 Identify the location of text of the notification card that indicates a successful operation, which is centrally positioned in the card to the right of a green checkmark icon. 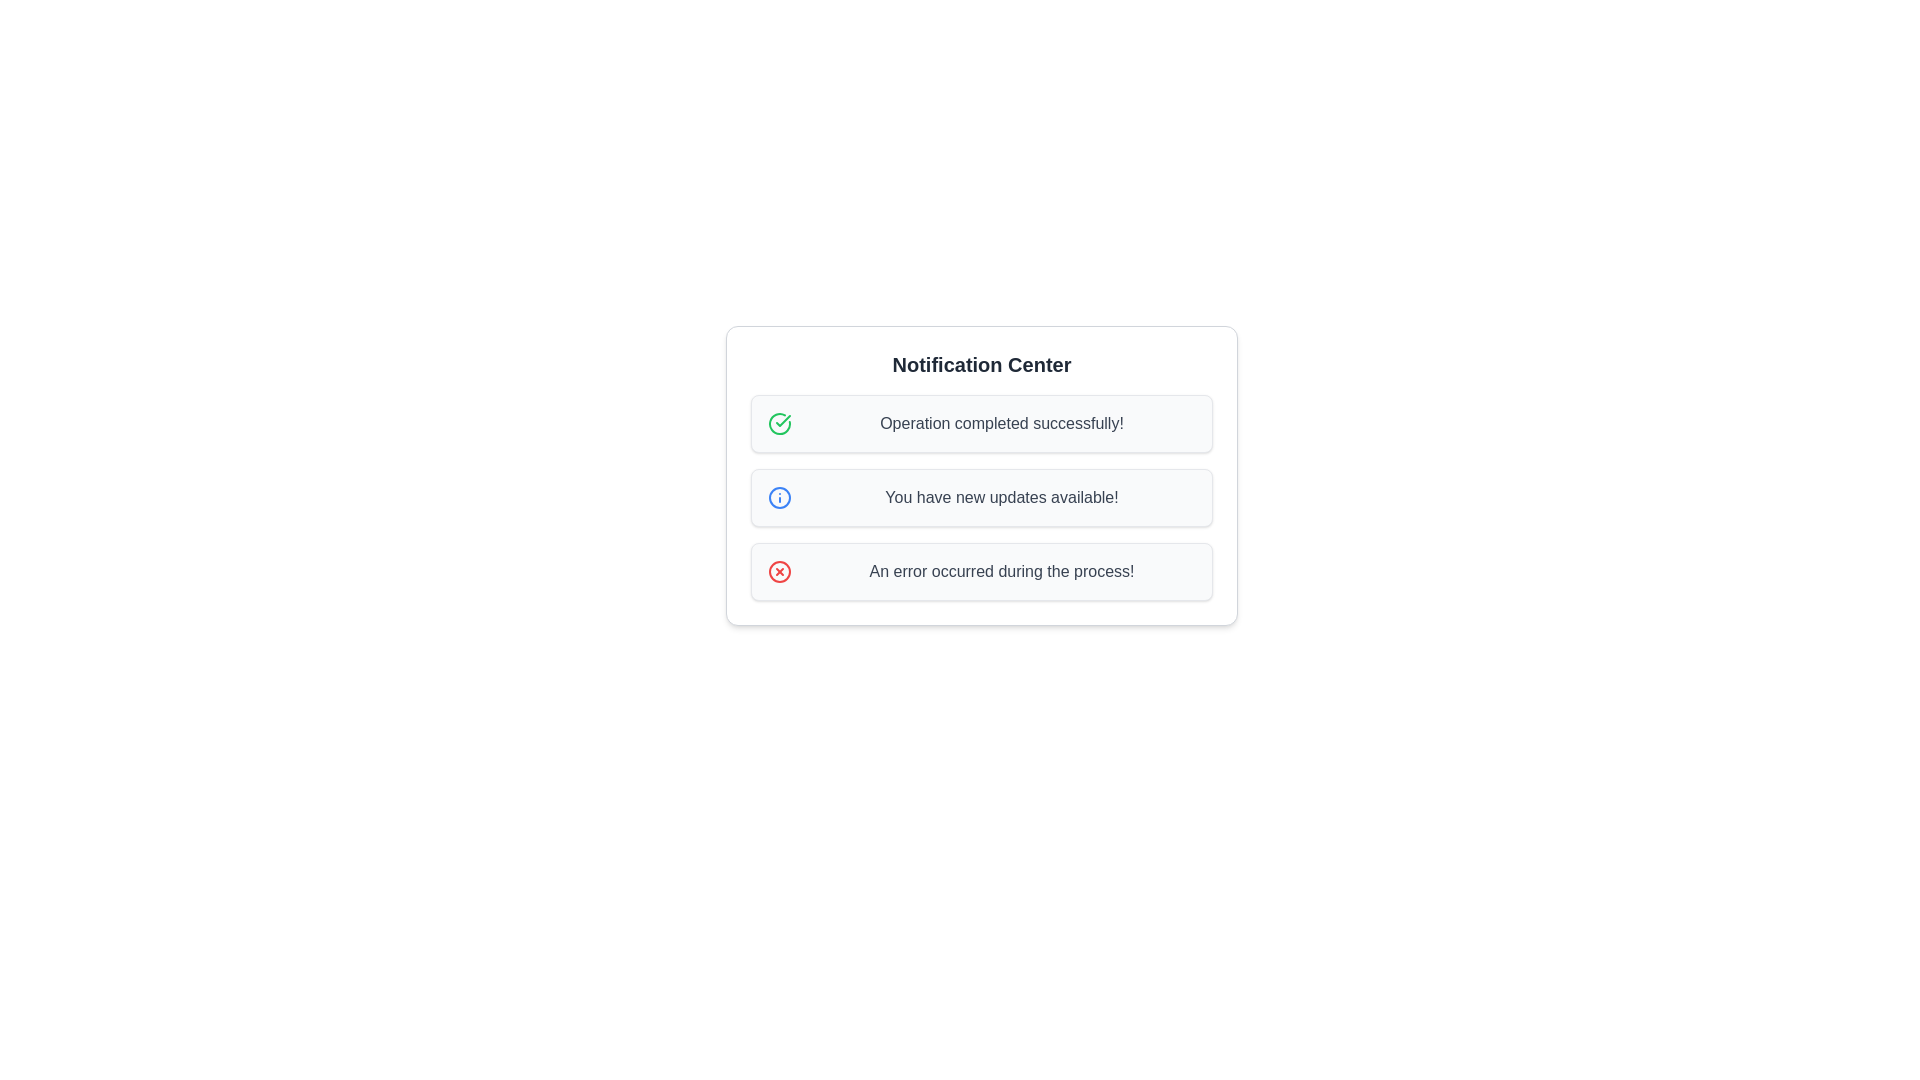
(1002, 423).